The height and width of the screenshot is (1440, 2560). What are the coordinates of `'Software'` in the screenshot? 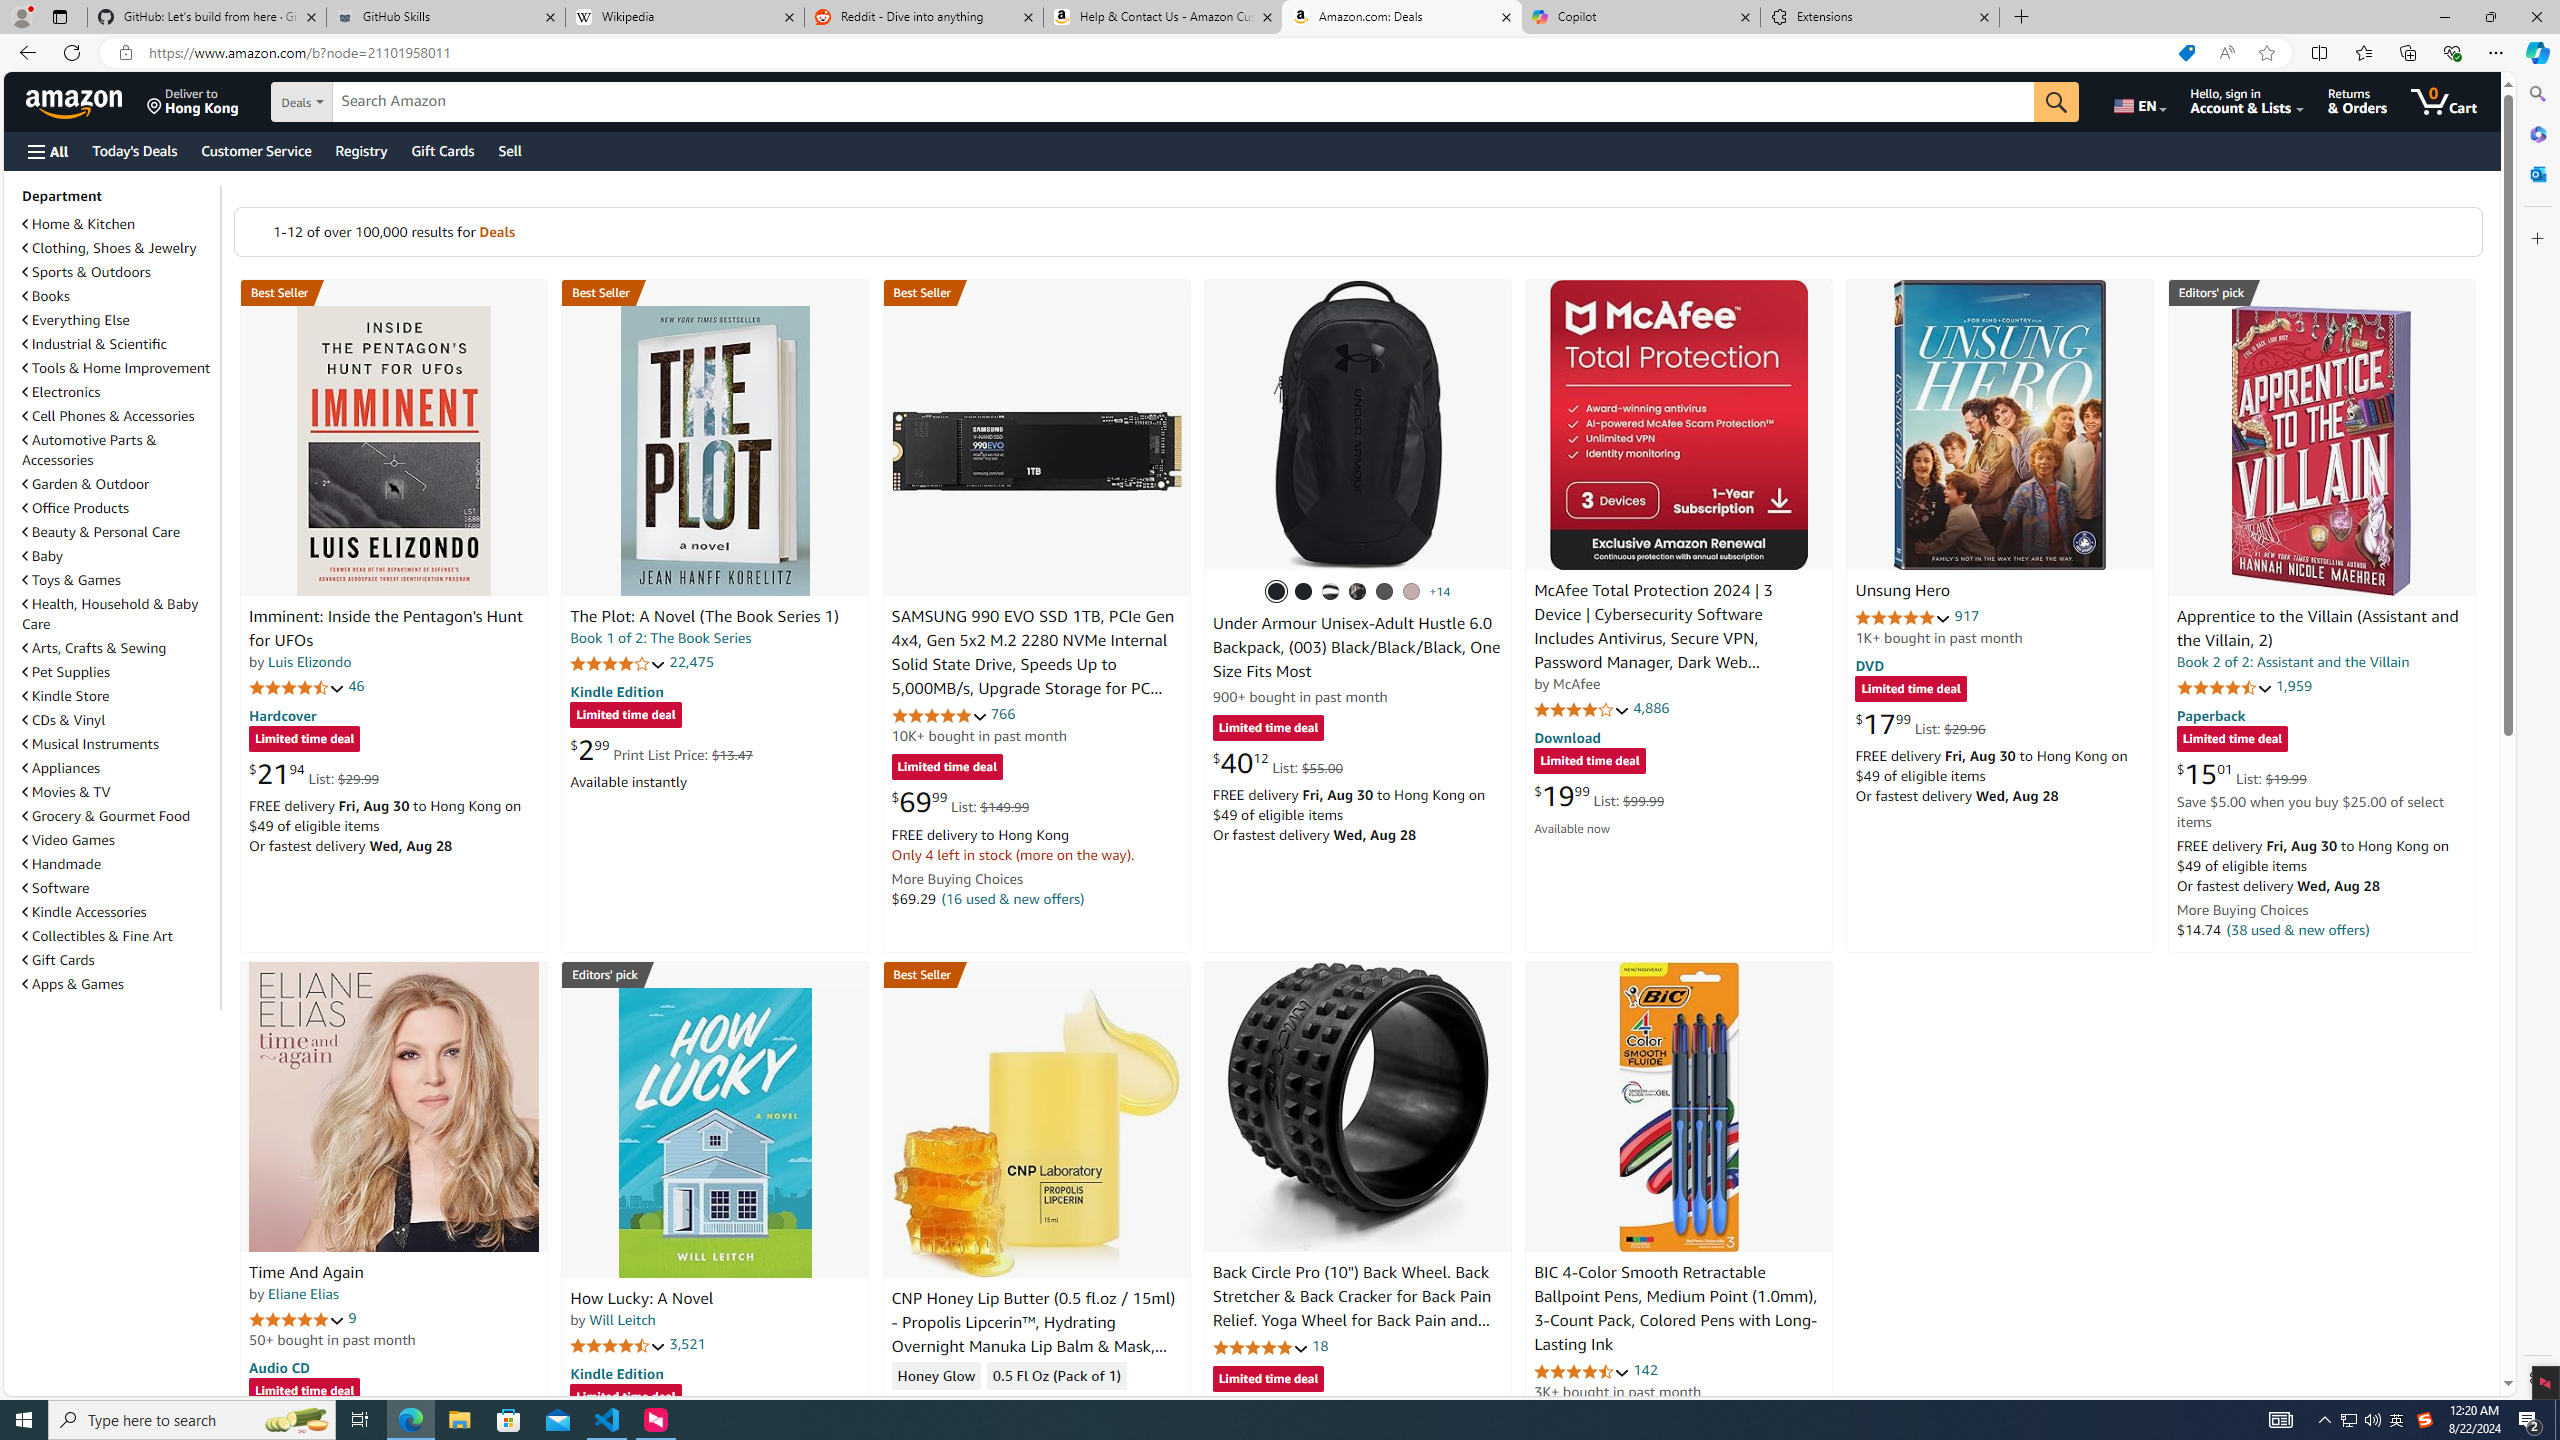 It's located at (118, 888).